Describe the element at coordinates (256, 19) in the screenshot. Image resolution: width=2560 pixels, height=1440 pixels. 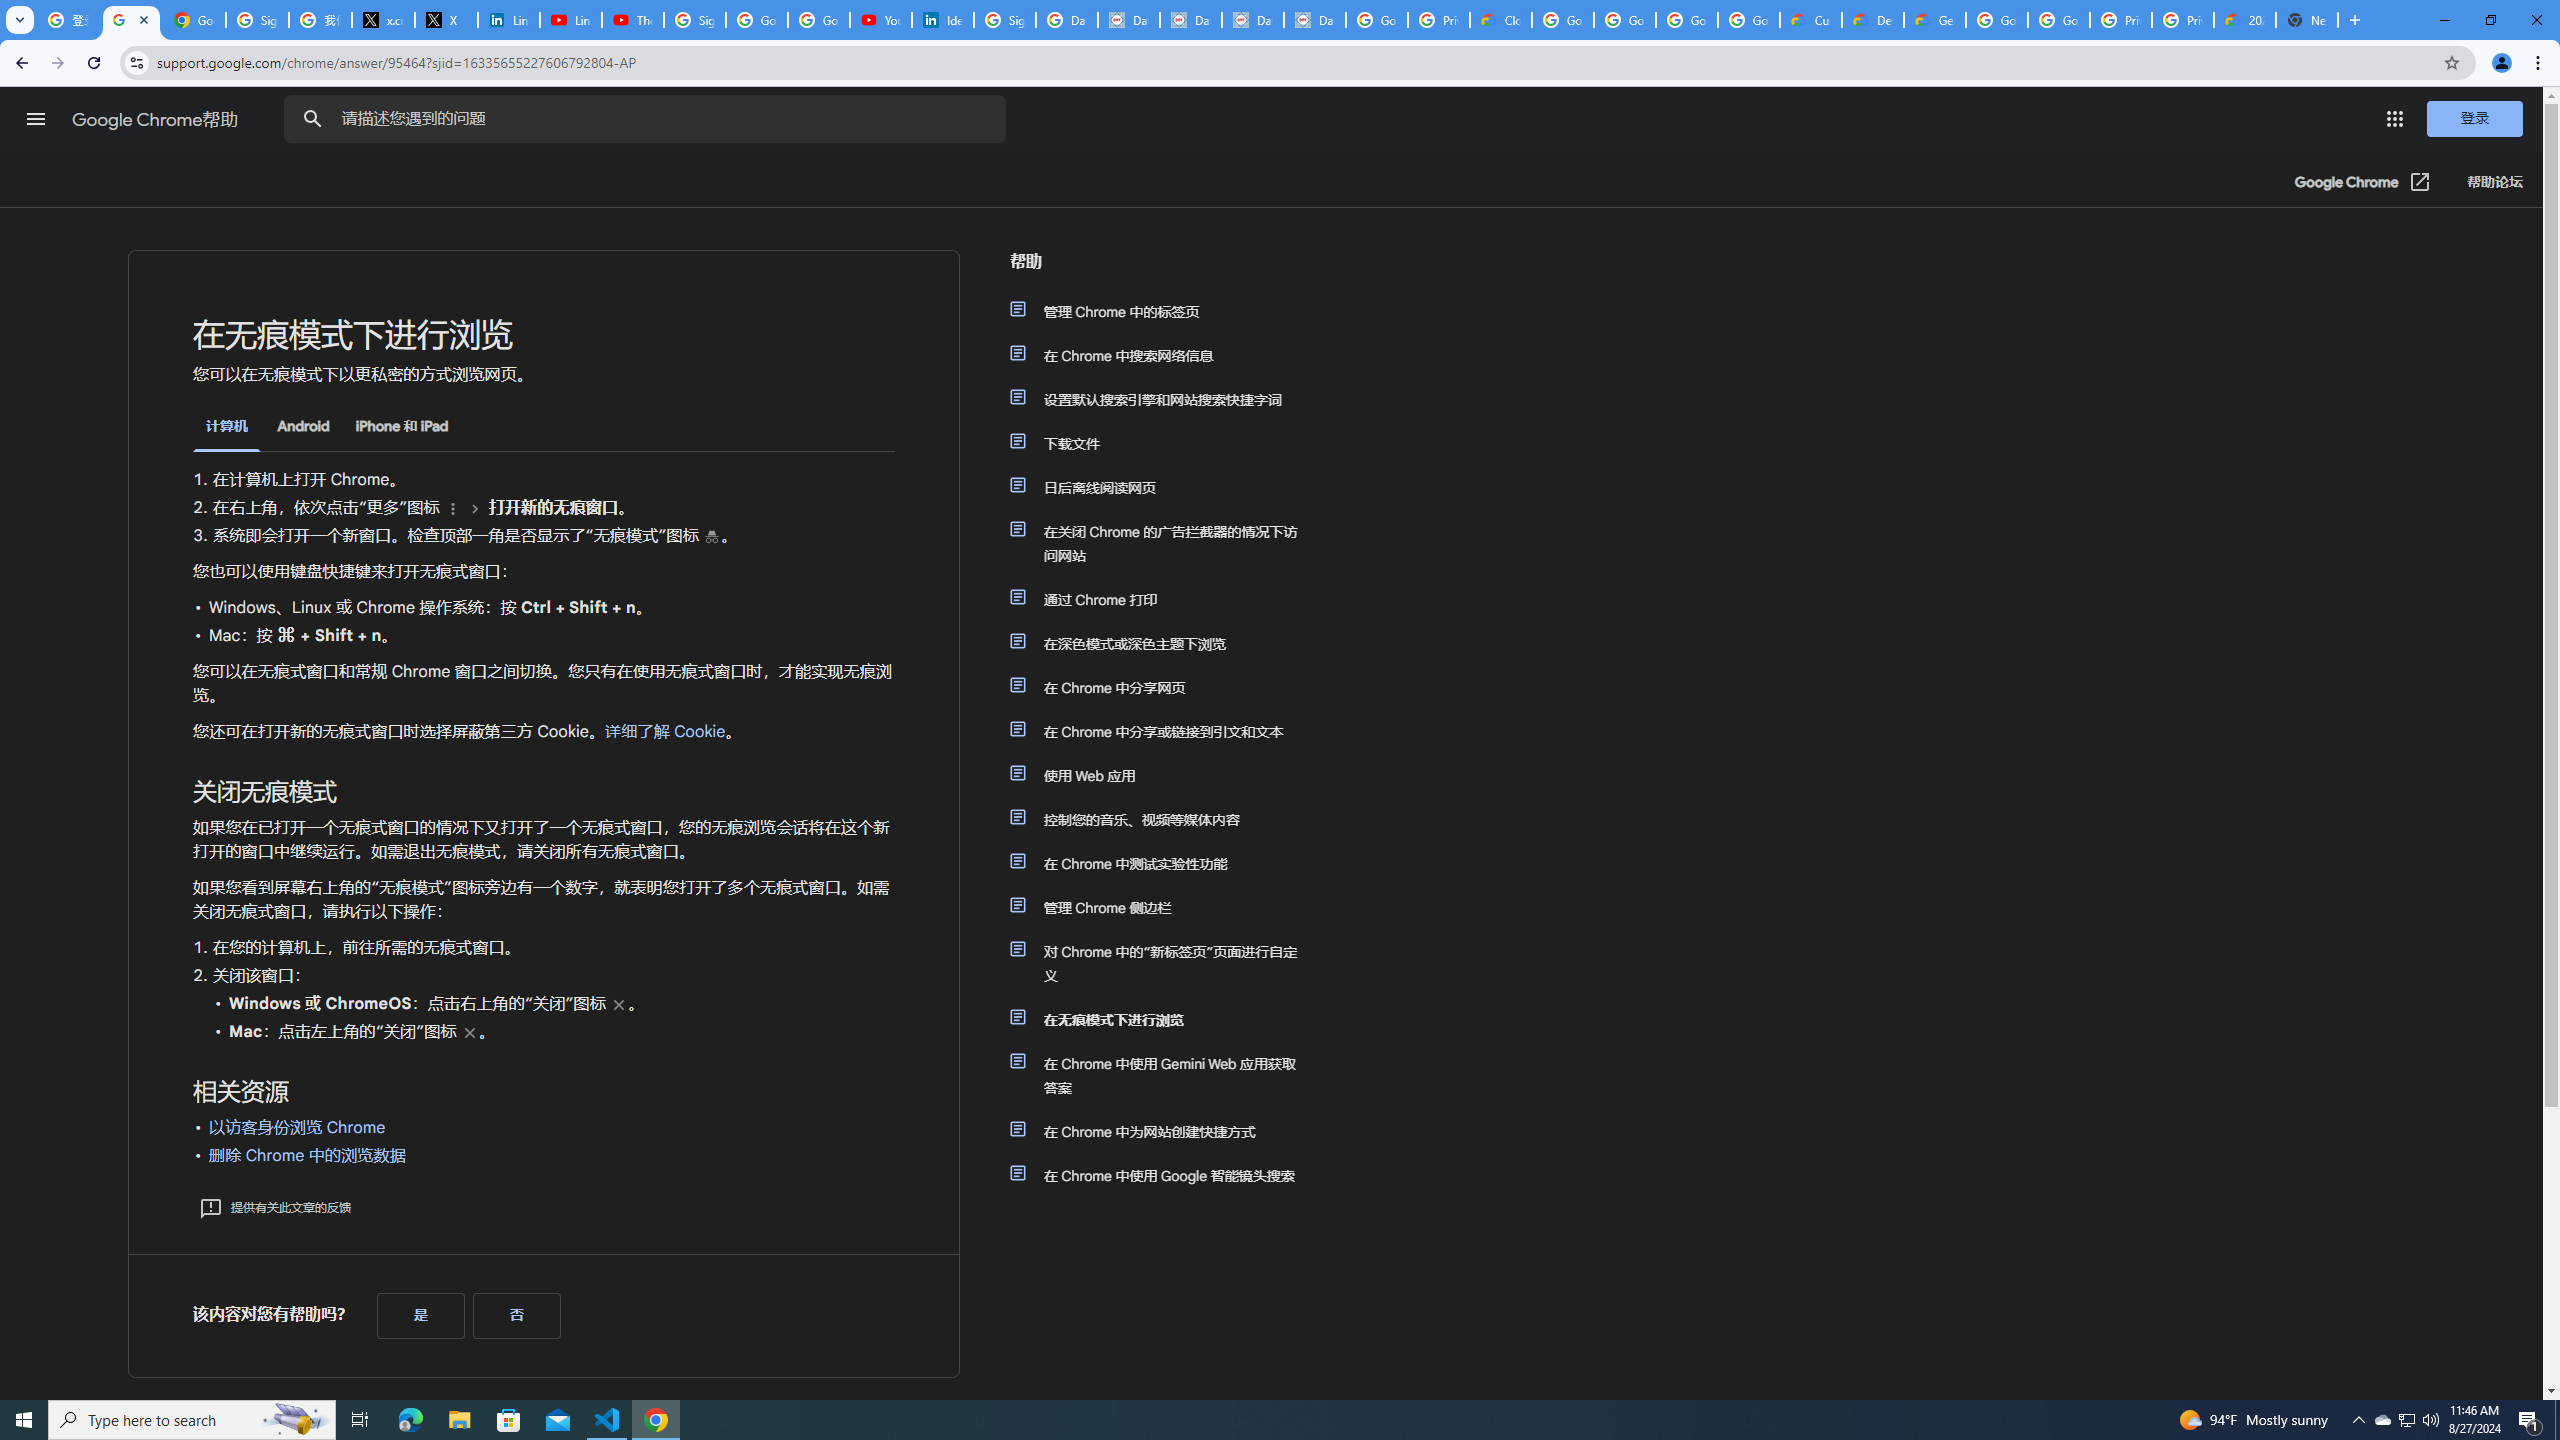
I see `'Sign in - Google Accounts'` at that location.